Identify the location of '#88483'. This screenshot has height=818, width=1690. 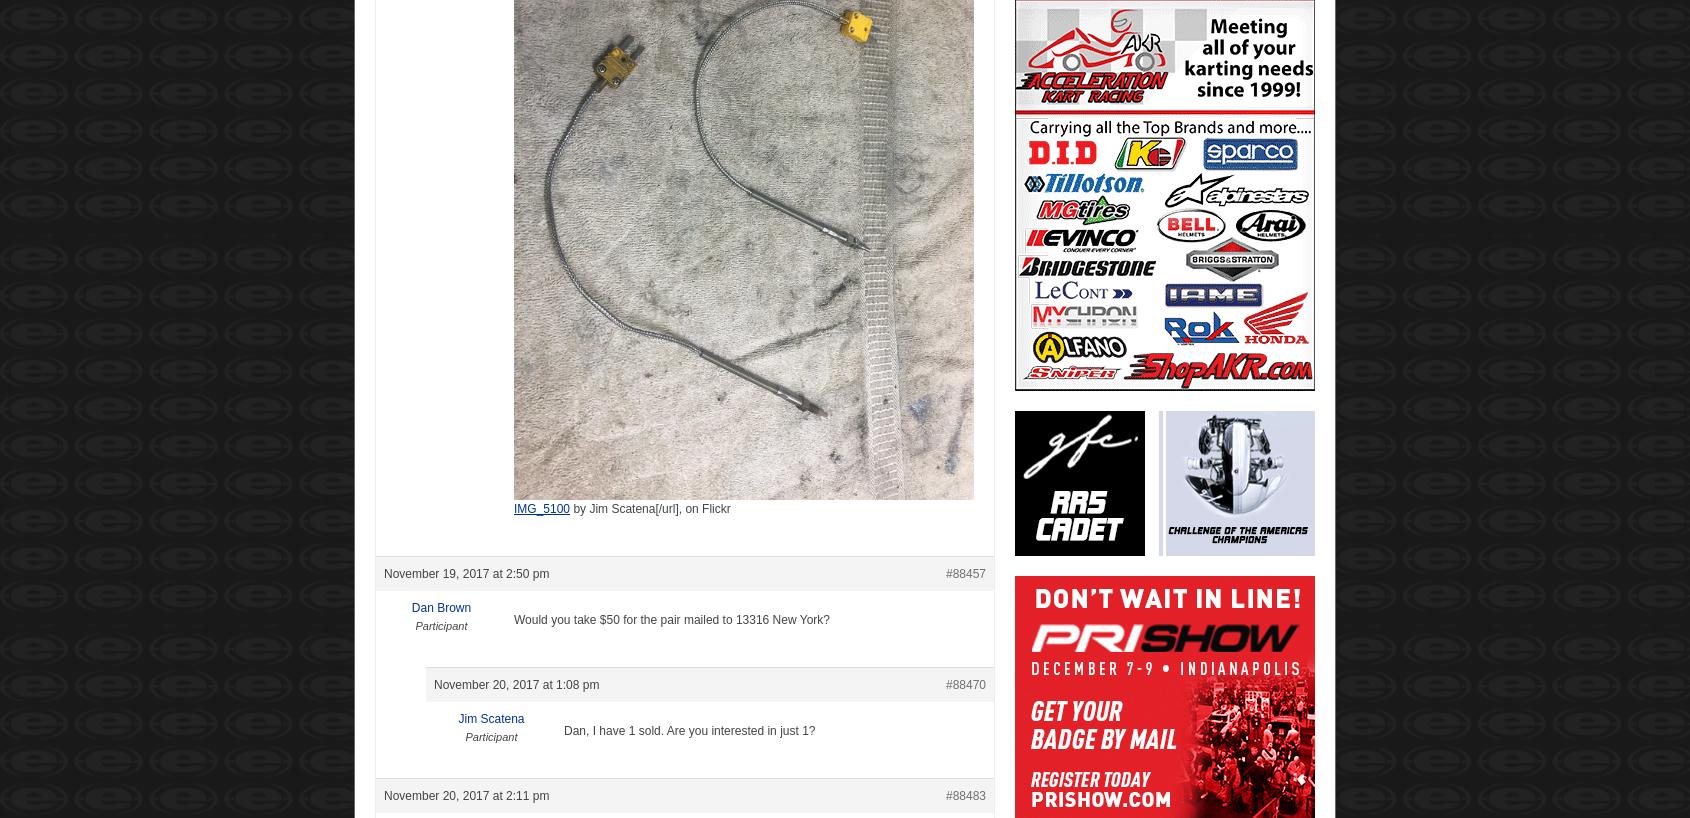
(945, 795).